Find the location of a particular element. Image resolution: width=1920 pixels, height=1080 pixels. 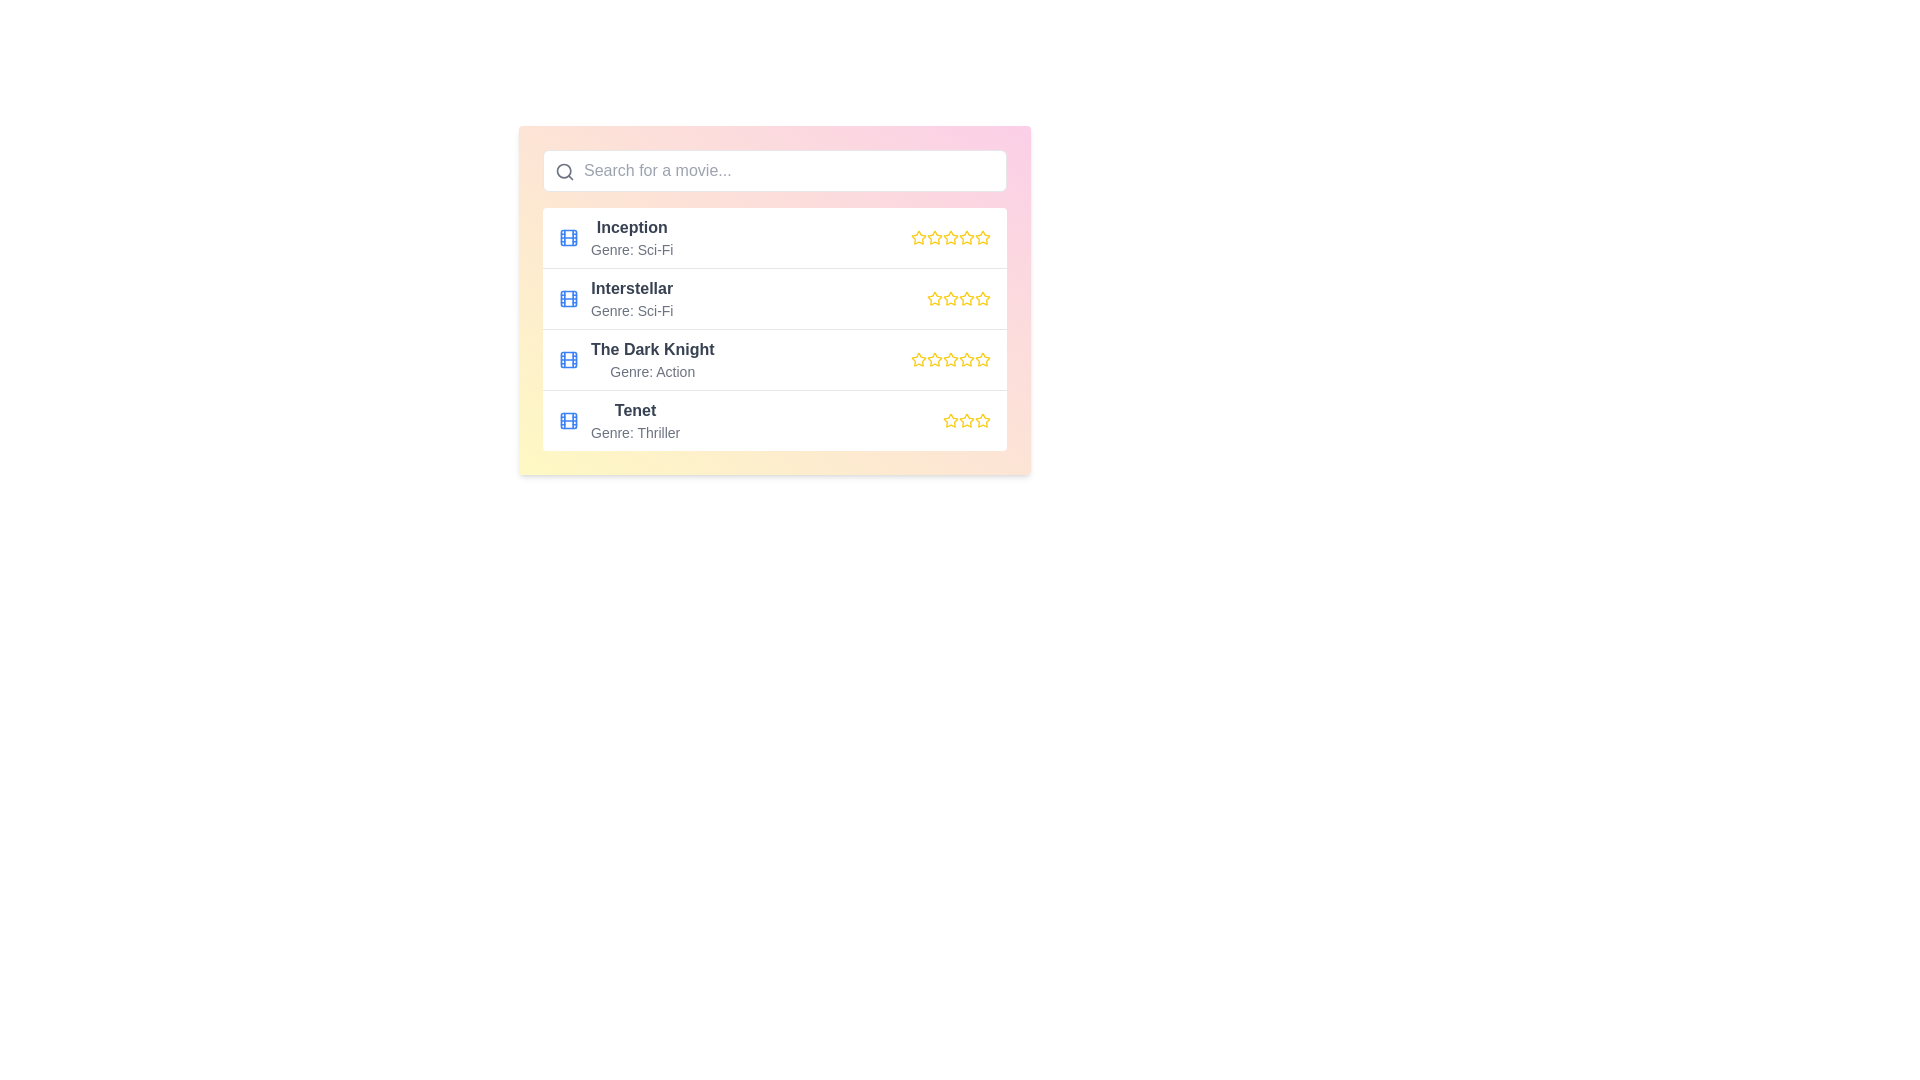

the Decorative component inside the movie icon located to the left of the title 'Tenet' in the fourth row of the list is located at coordinates (568, 419).